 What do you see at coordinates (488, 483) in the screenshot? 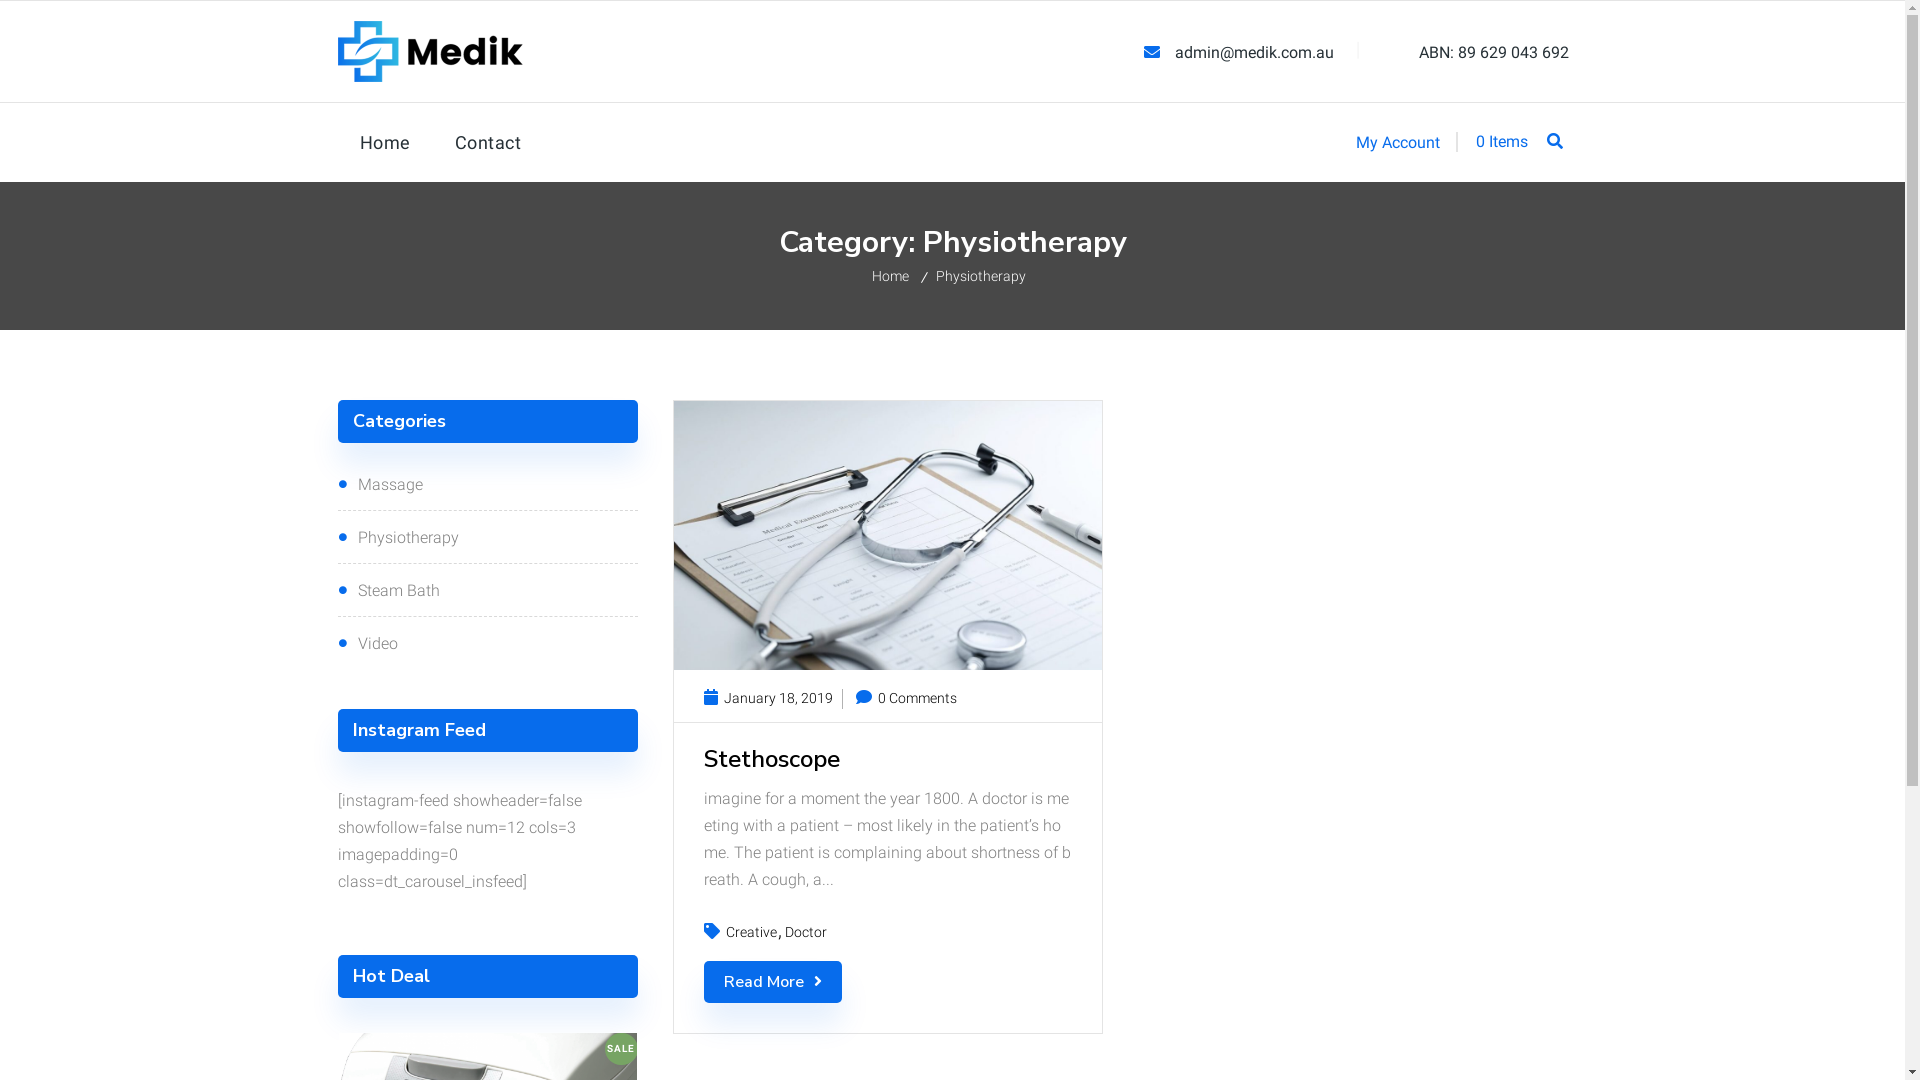
I see `'Massage'` at bounding box center [488, 483].